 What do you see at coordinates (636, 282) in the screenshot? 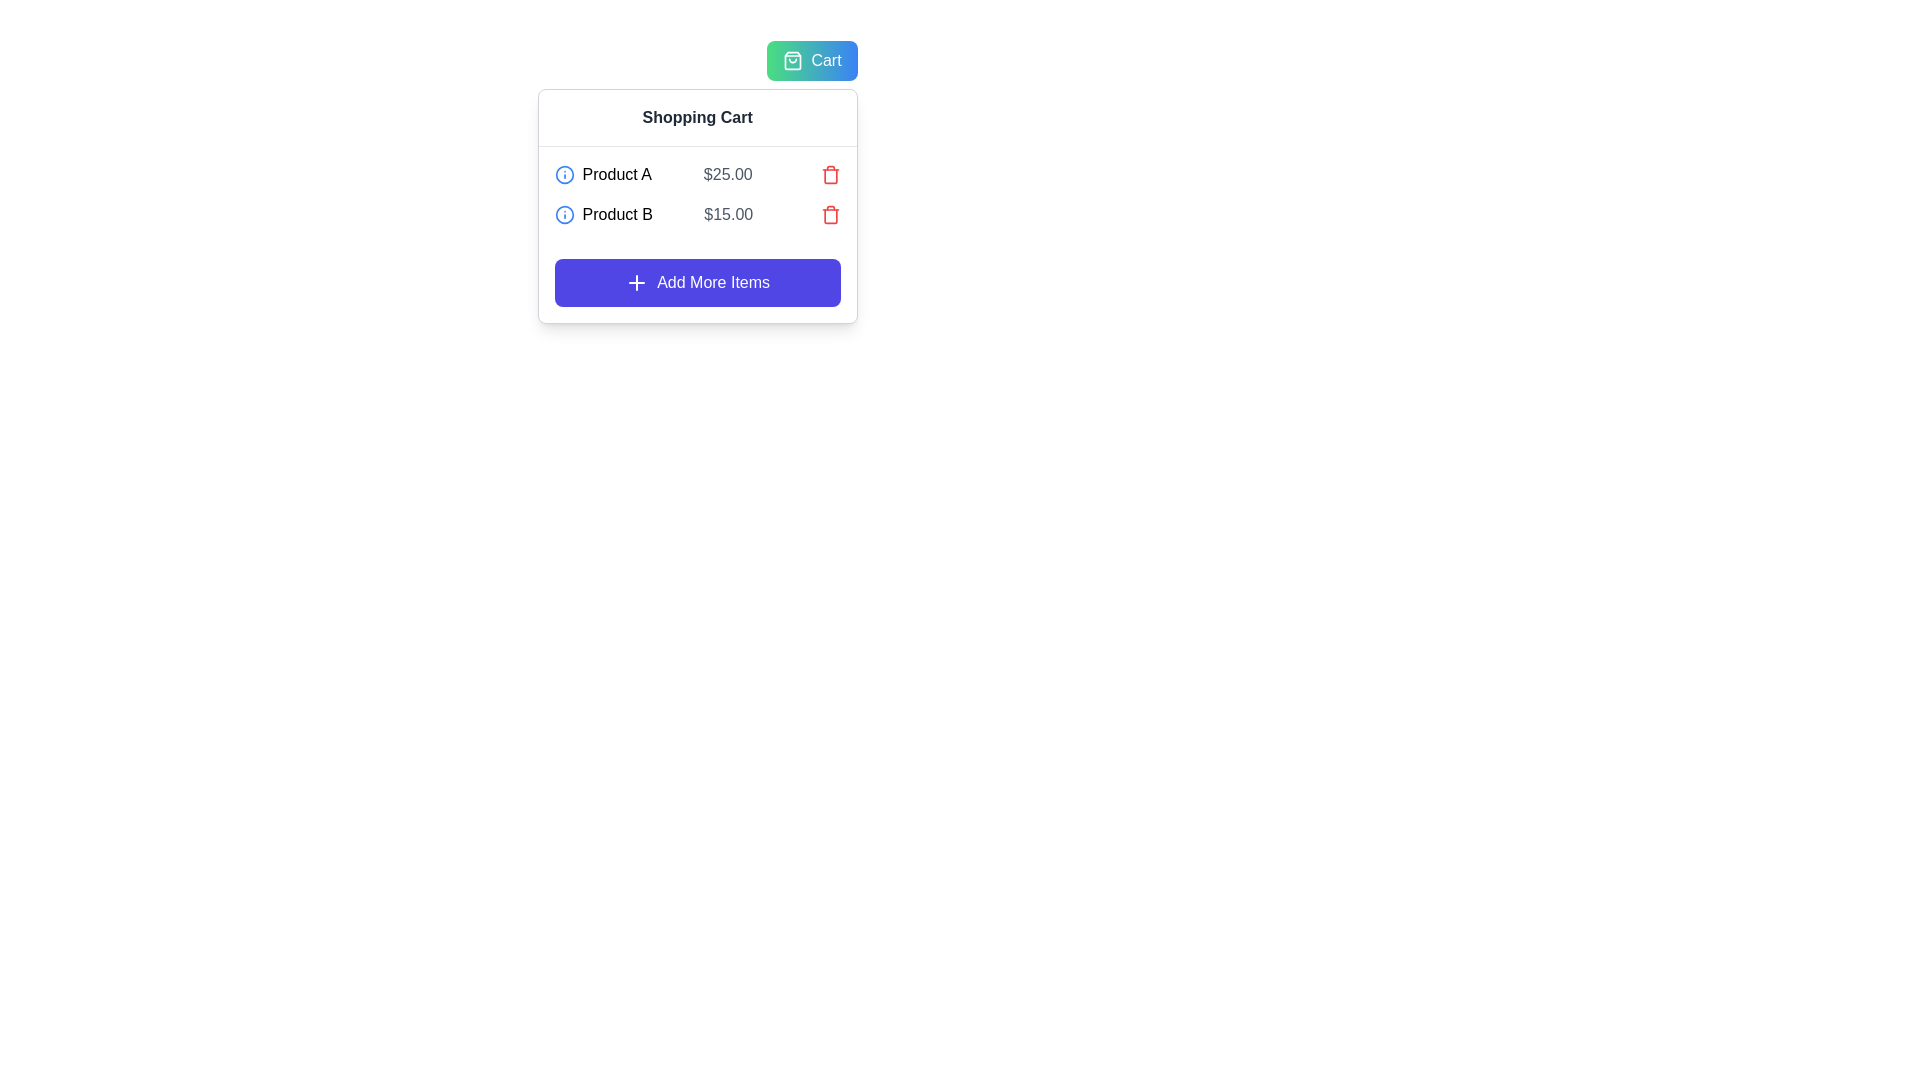
I see `the plus icon located within the 'Add More Items' button in the bottom section of the shopping cart interface` at bounding box center [636, 282].